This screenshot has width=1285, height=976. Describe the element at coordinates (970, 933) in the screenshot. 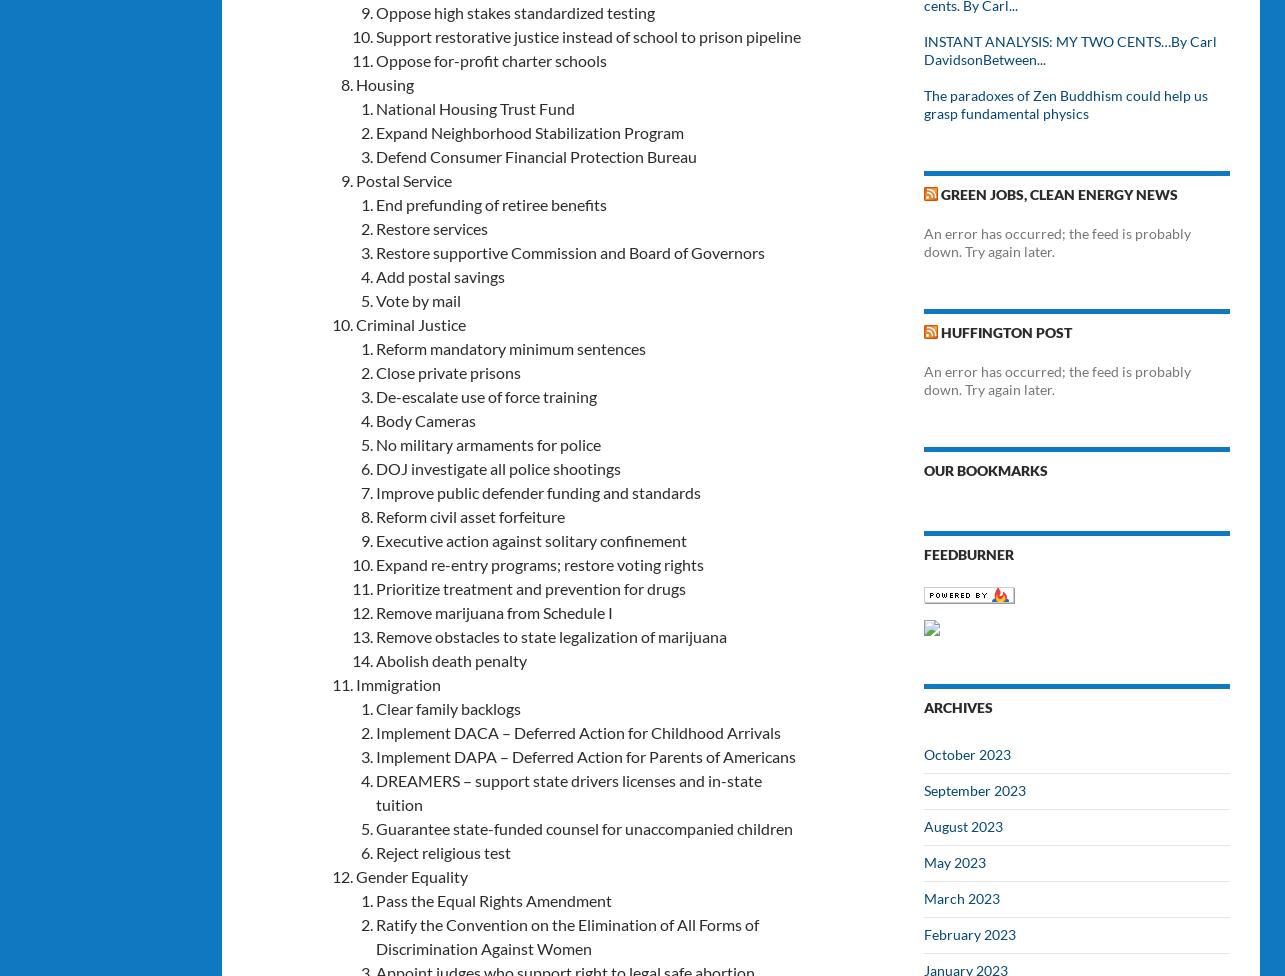

I see `'February 2023'` at that location.